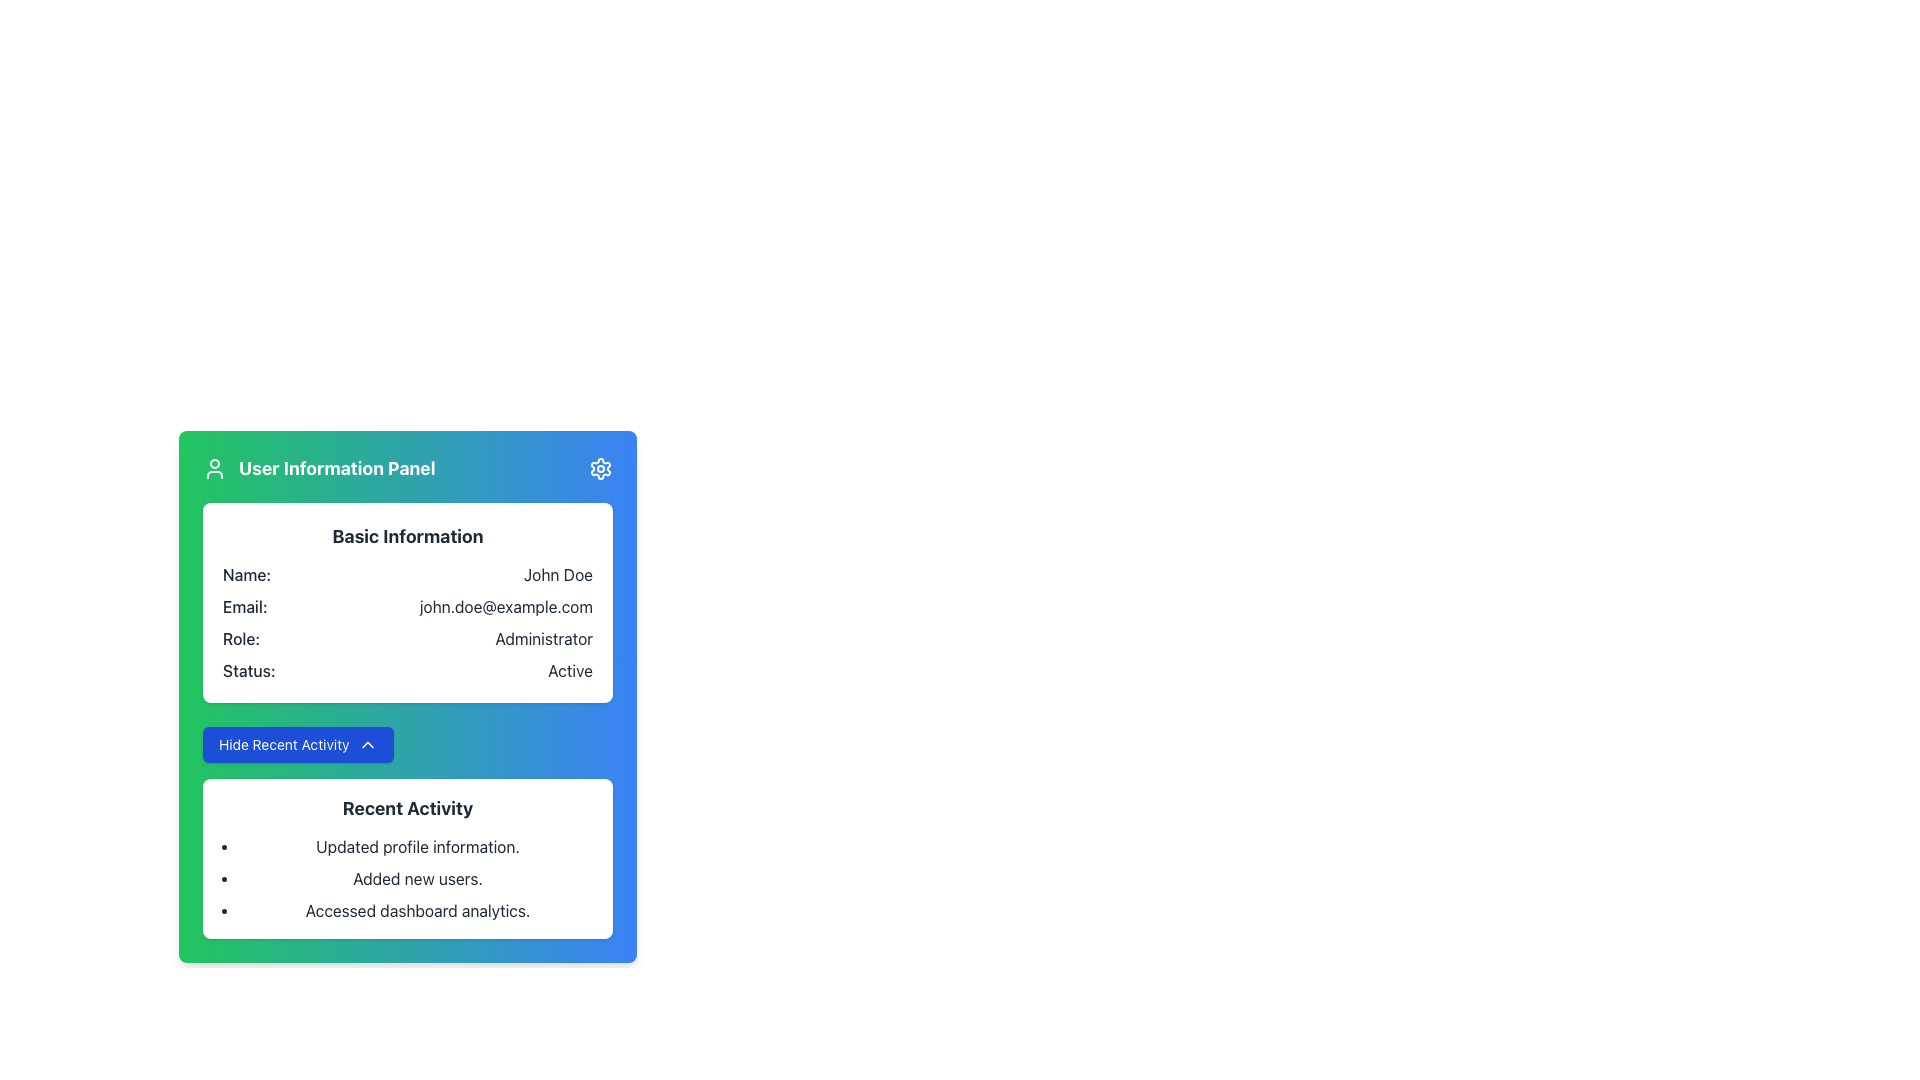 The width and height of the screenshot is (1920, 1080). What do you see at coordinates (407, 858) in the screenshot?
I see `the Information Panel containing the title 'Recent Activity' and a list of activities` at bounding box center [407, 858].